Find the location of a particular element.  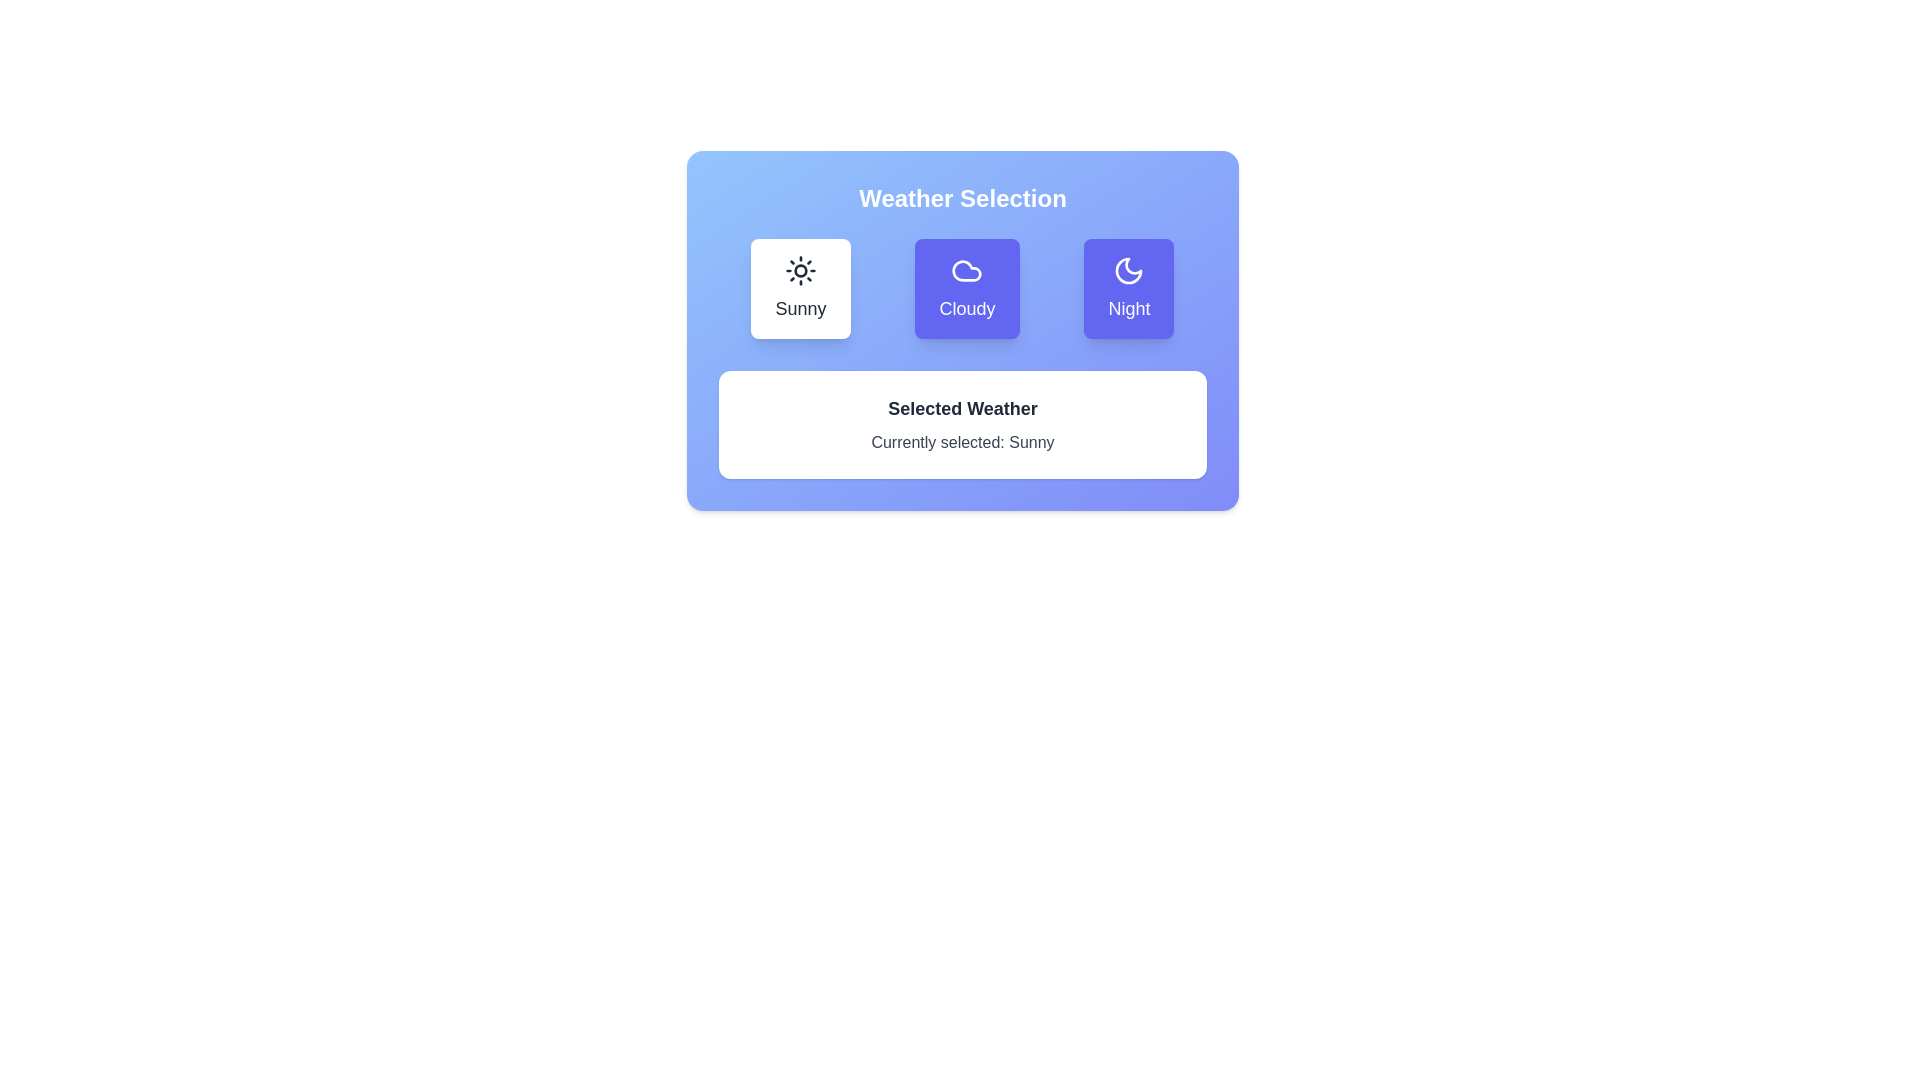

the small circular icon located at the center of the sun icon, which is the first item in the horizontal row of weather options at the top of the UI panel is located at coordinates (801, 270).